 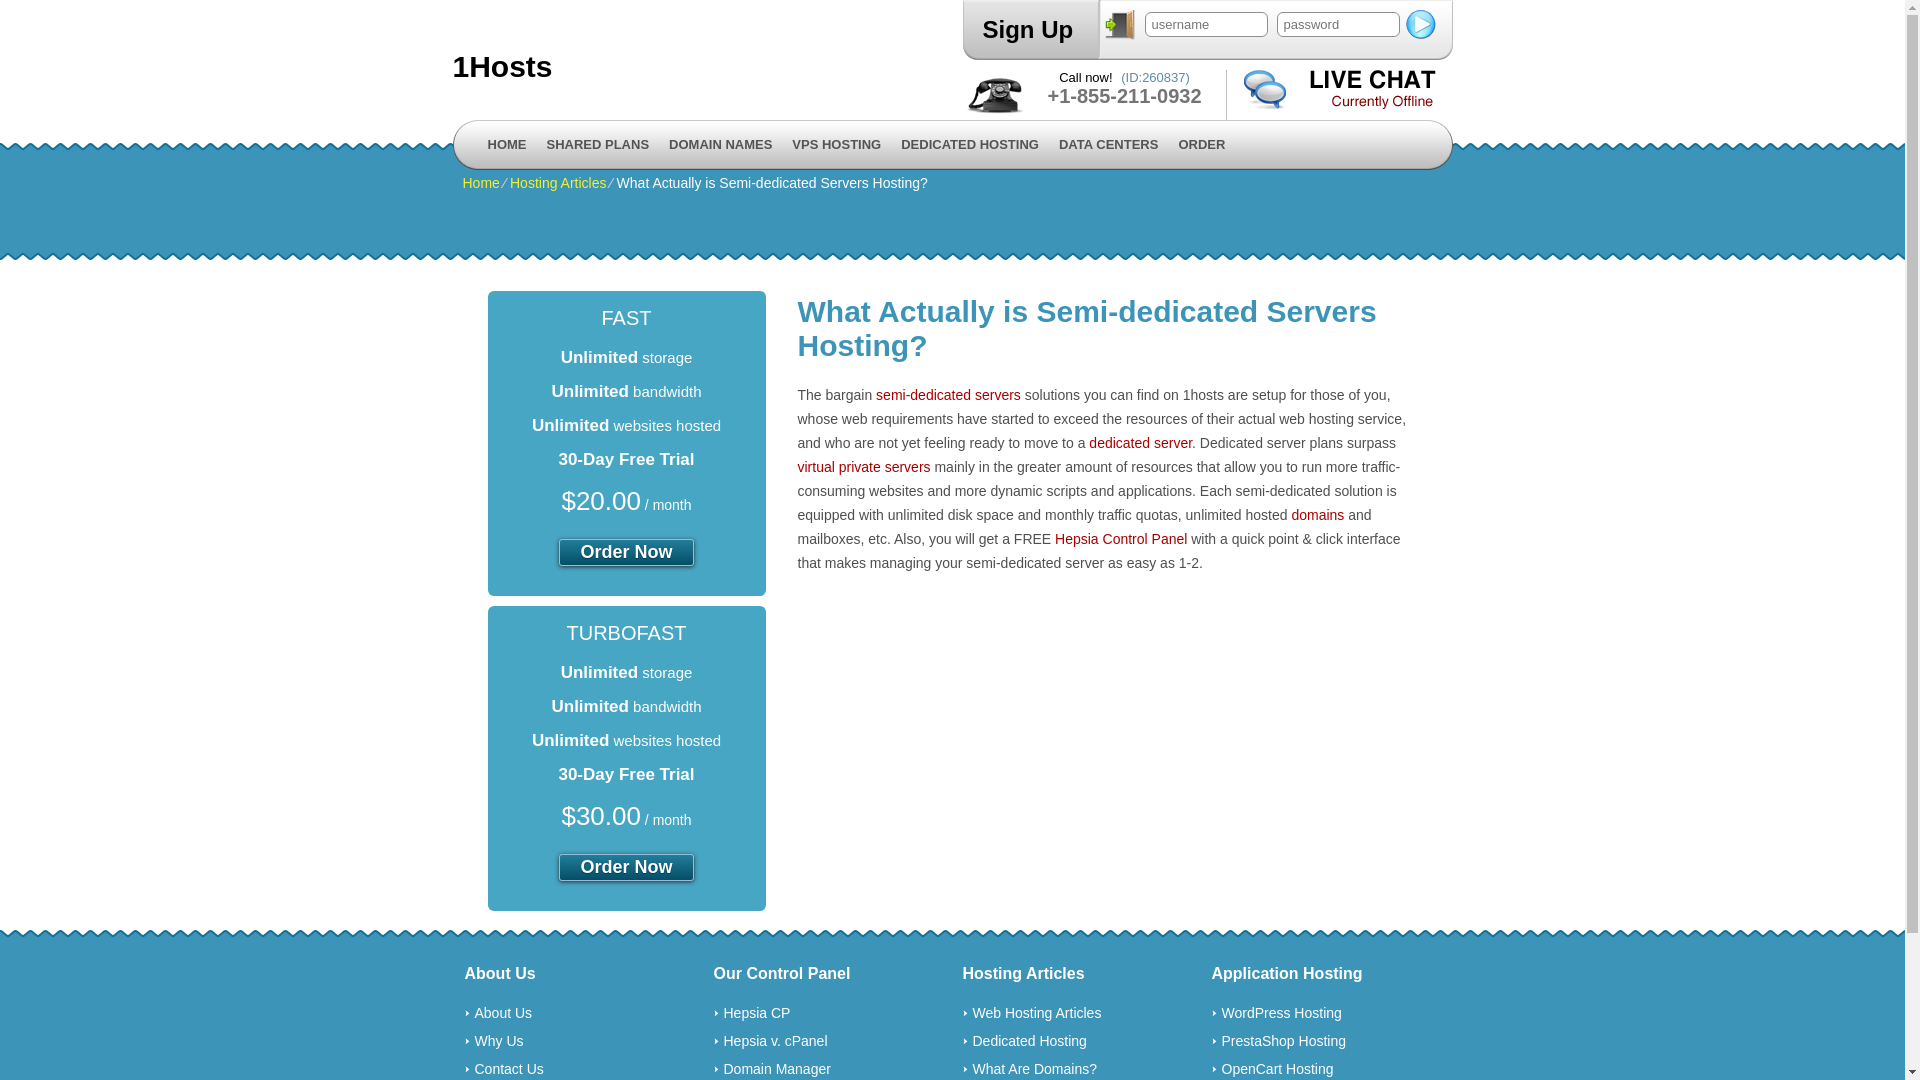 I want to click on 'domains', so click(x=1291, y=514).